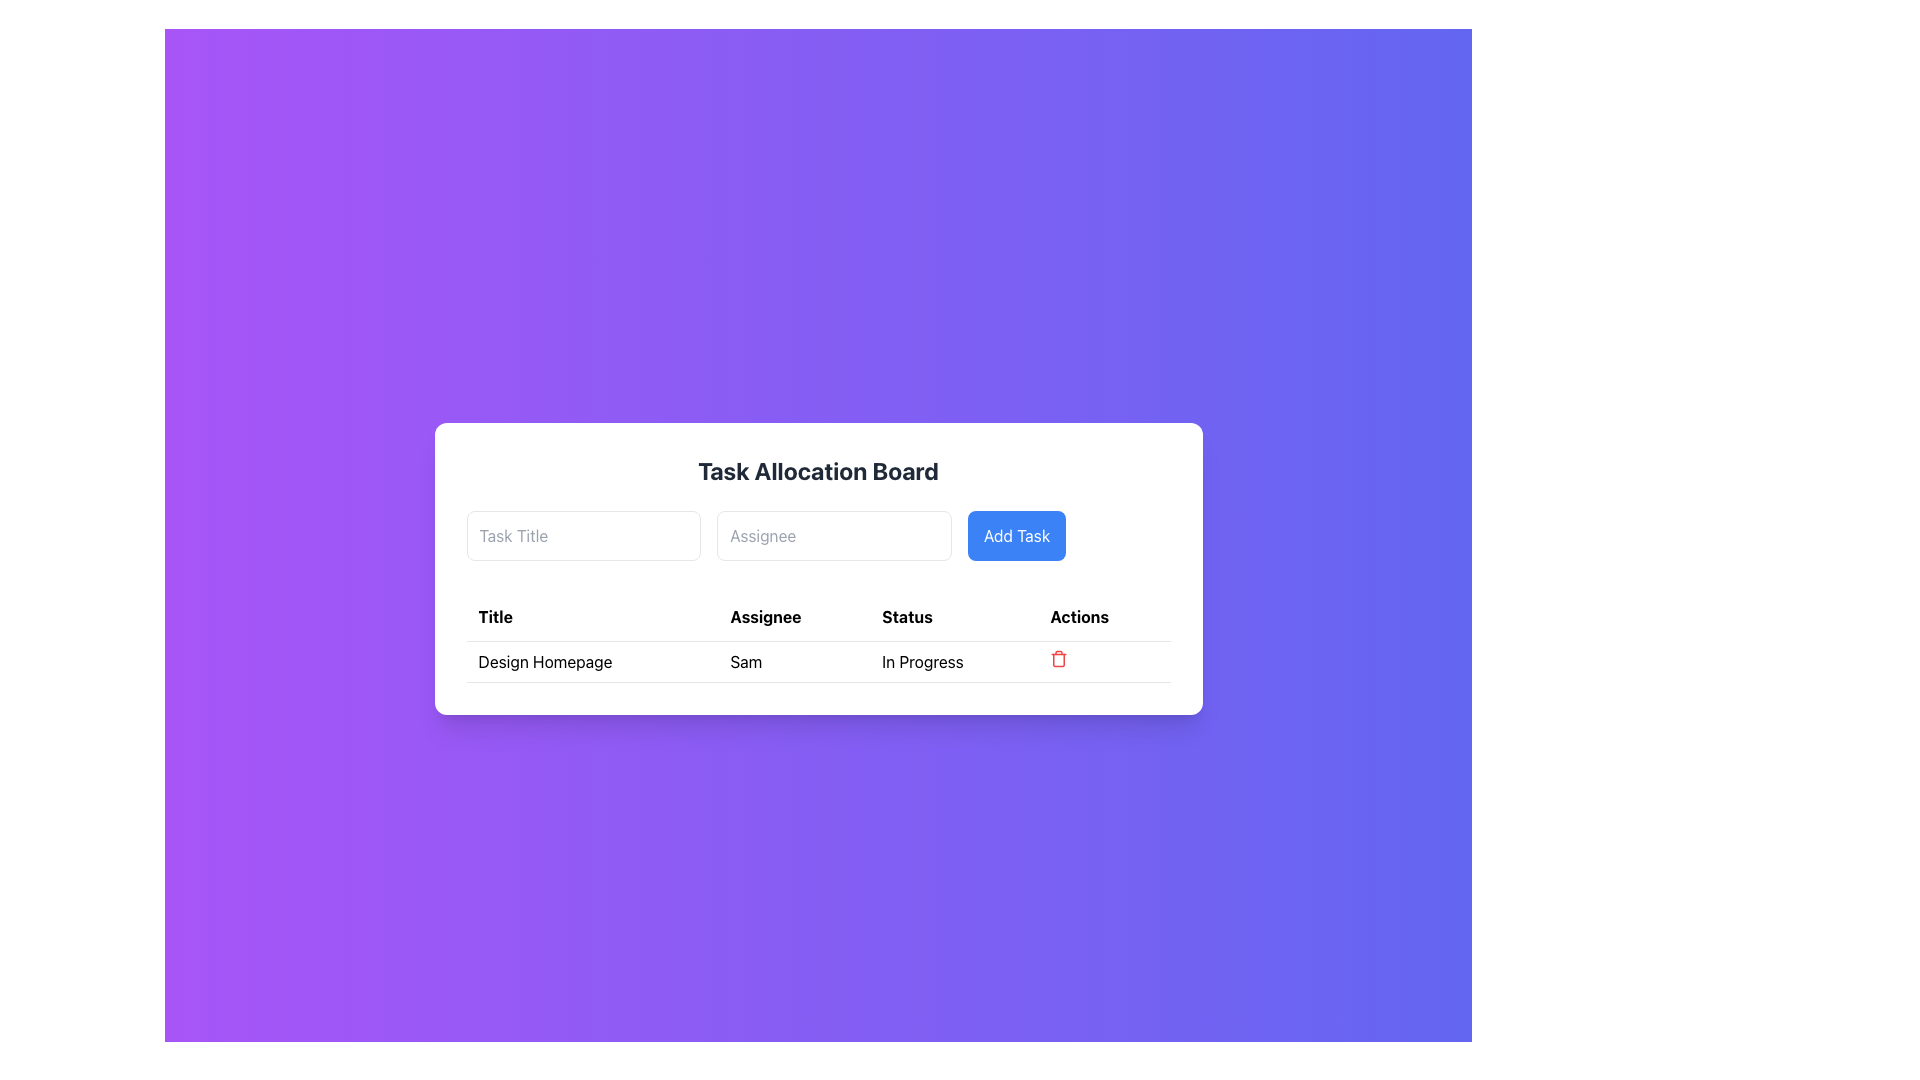  What do you see at coordinates (1058, 659) in the screenshot?
I see `the red trash icon button` at bounding box center [1058, 659].